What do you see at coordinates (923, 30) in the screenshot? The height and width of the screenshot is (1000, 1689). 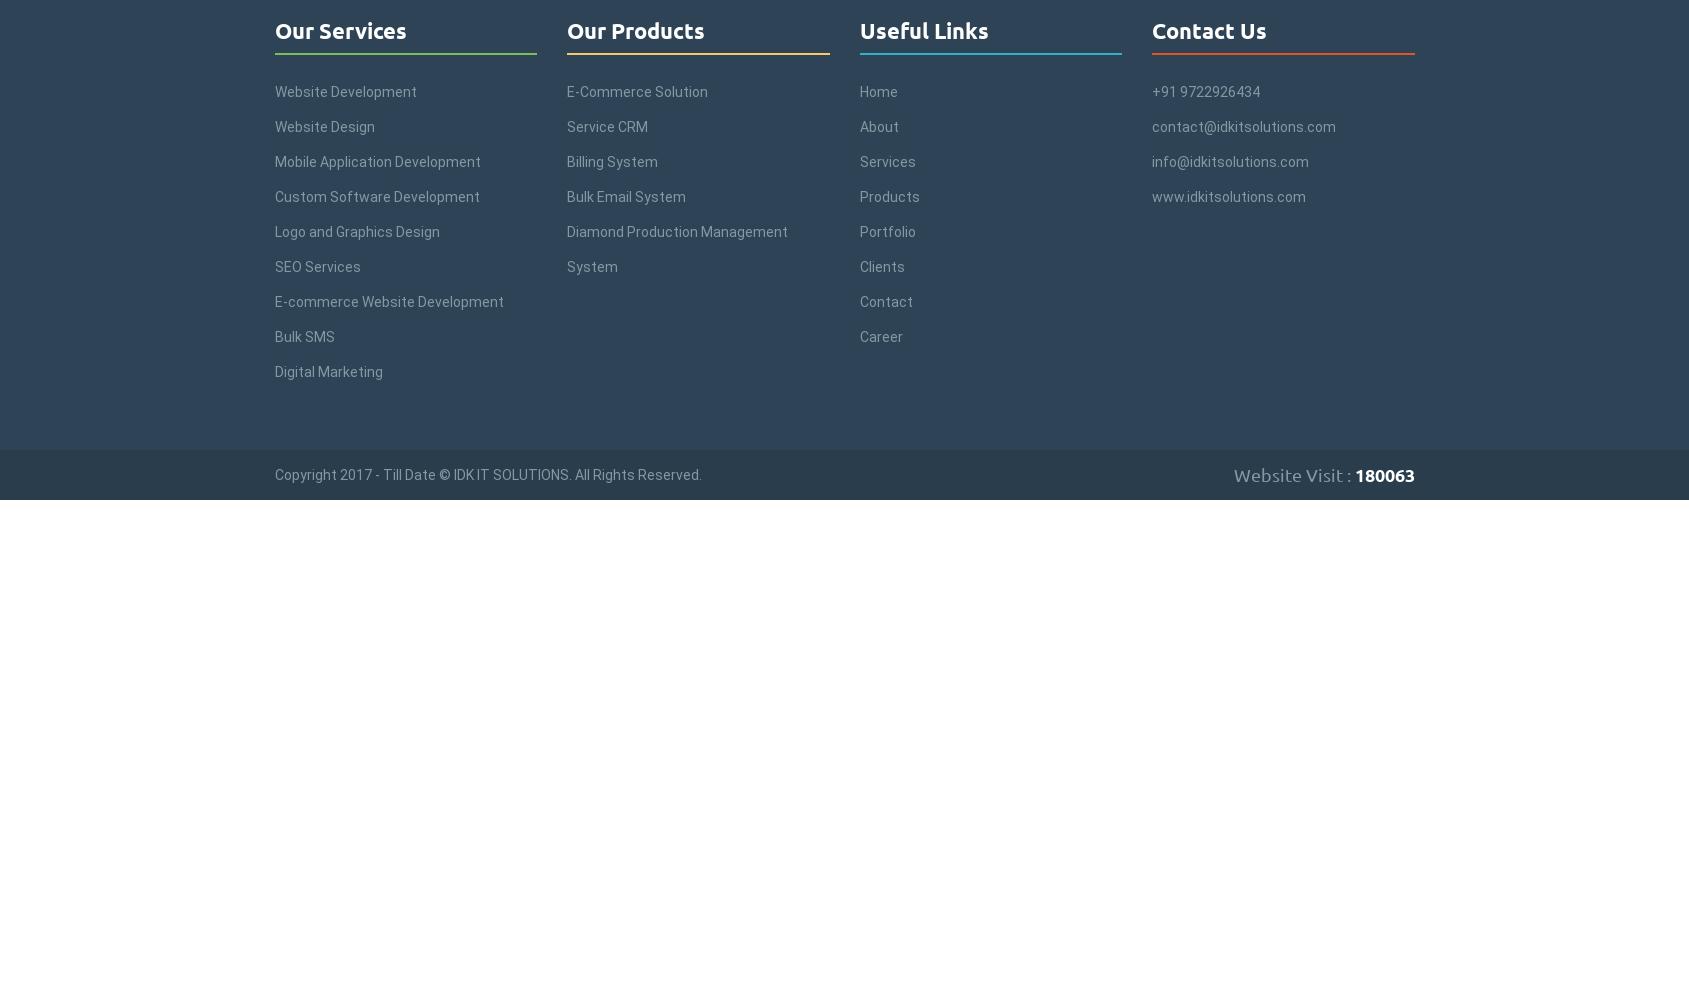 I see `'Useful Links'` at bounding box center [923, 30].